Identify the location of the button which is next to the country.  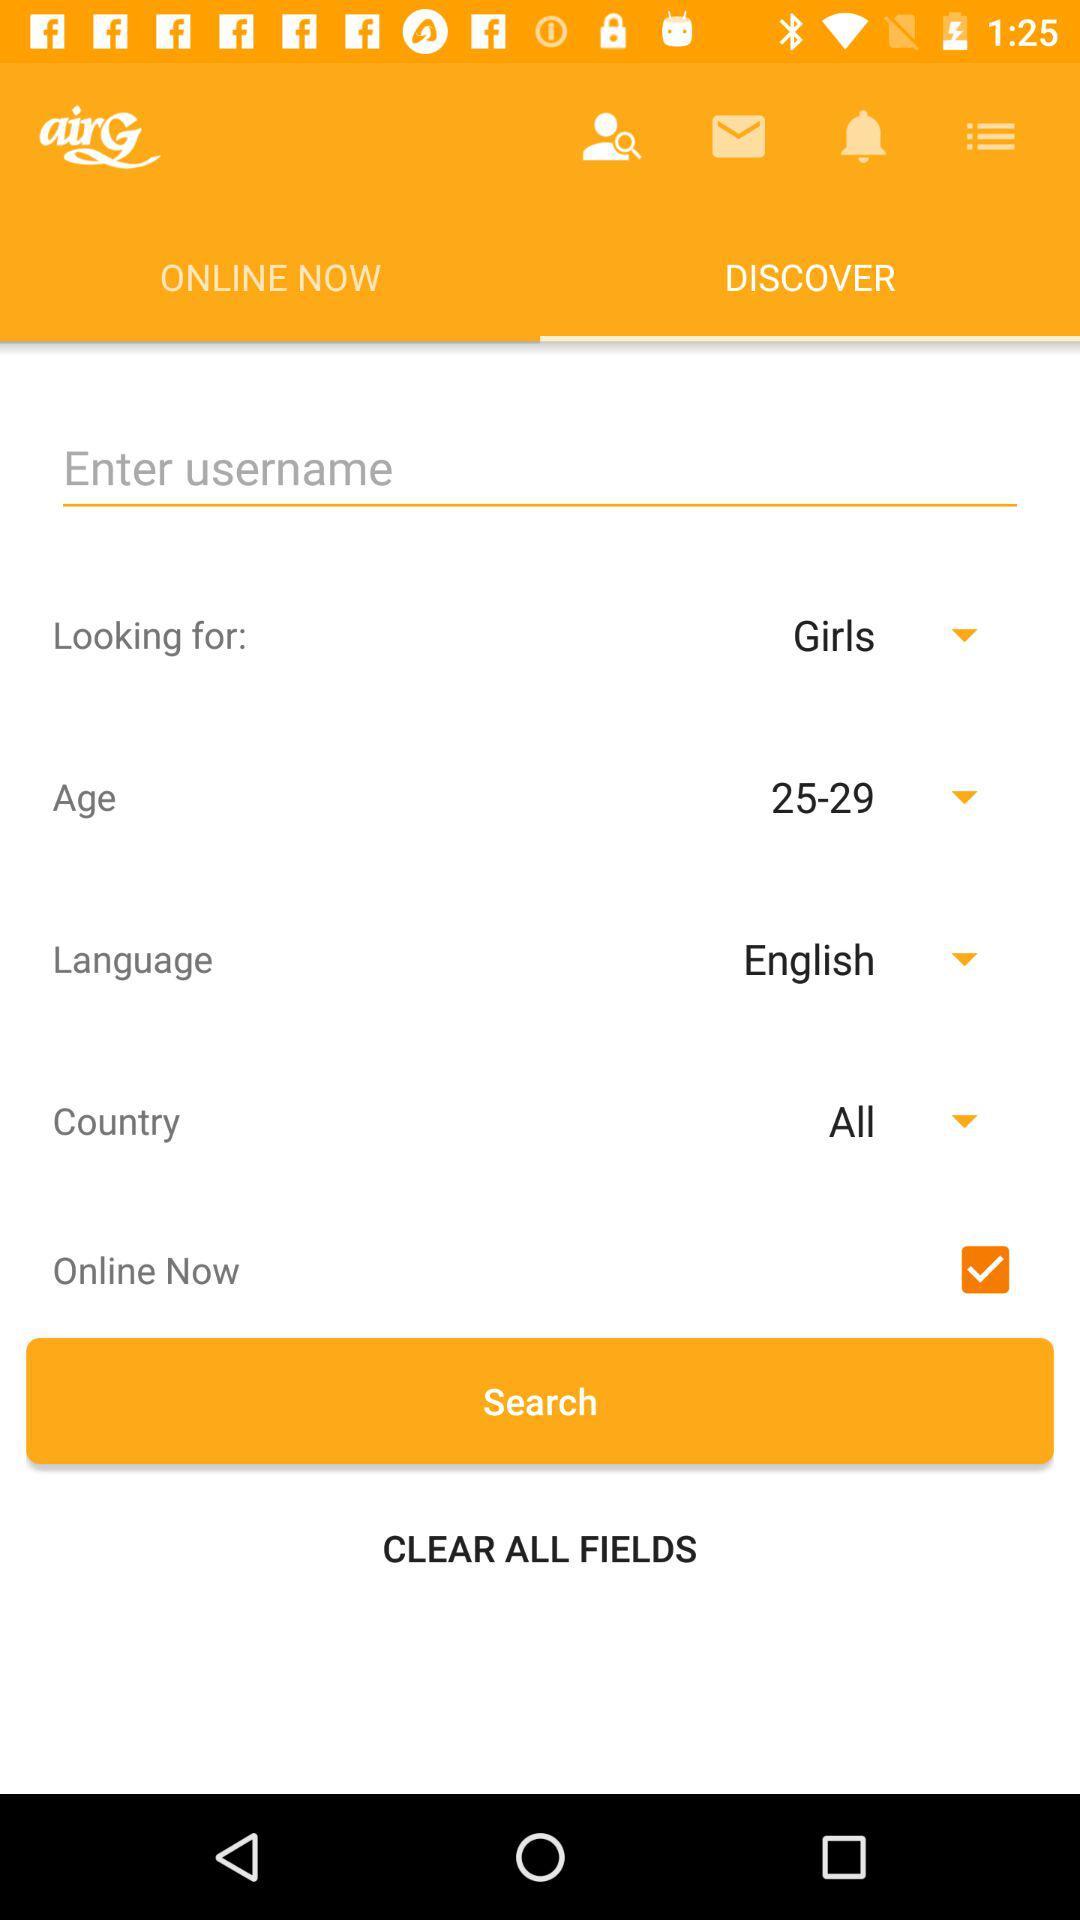
(743, 1120).